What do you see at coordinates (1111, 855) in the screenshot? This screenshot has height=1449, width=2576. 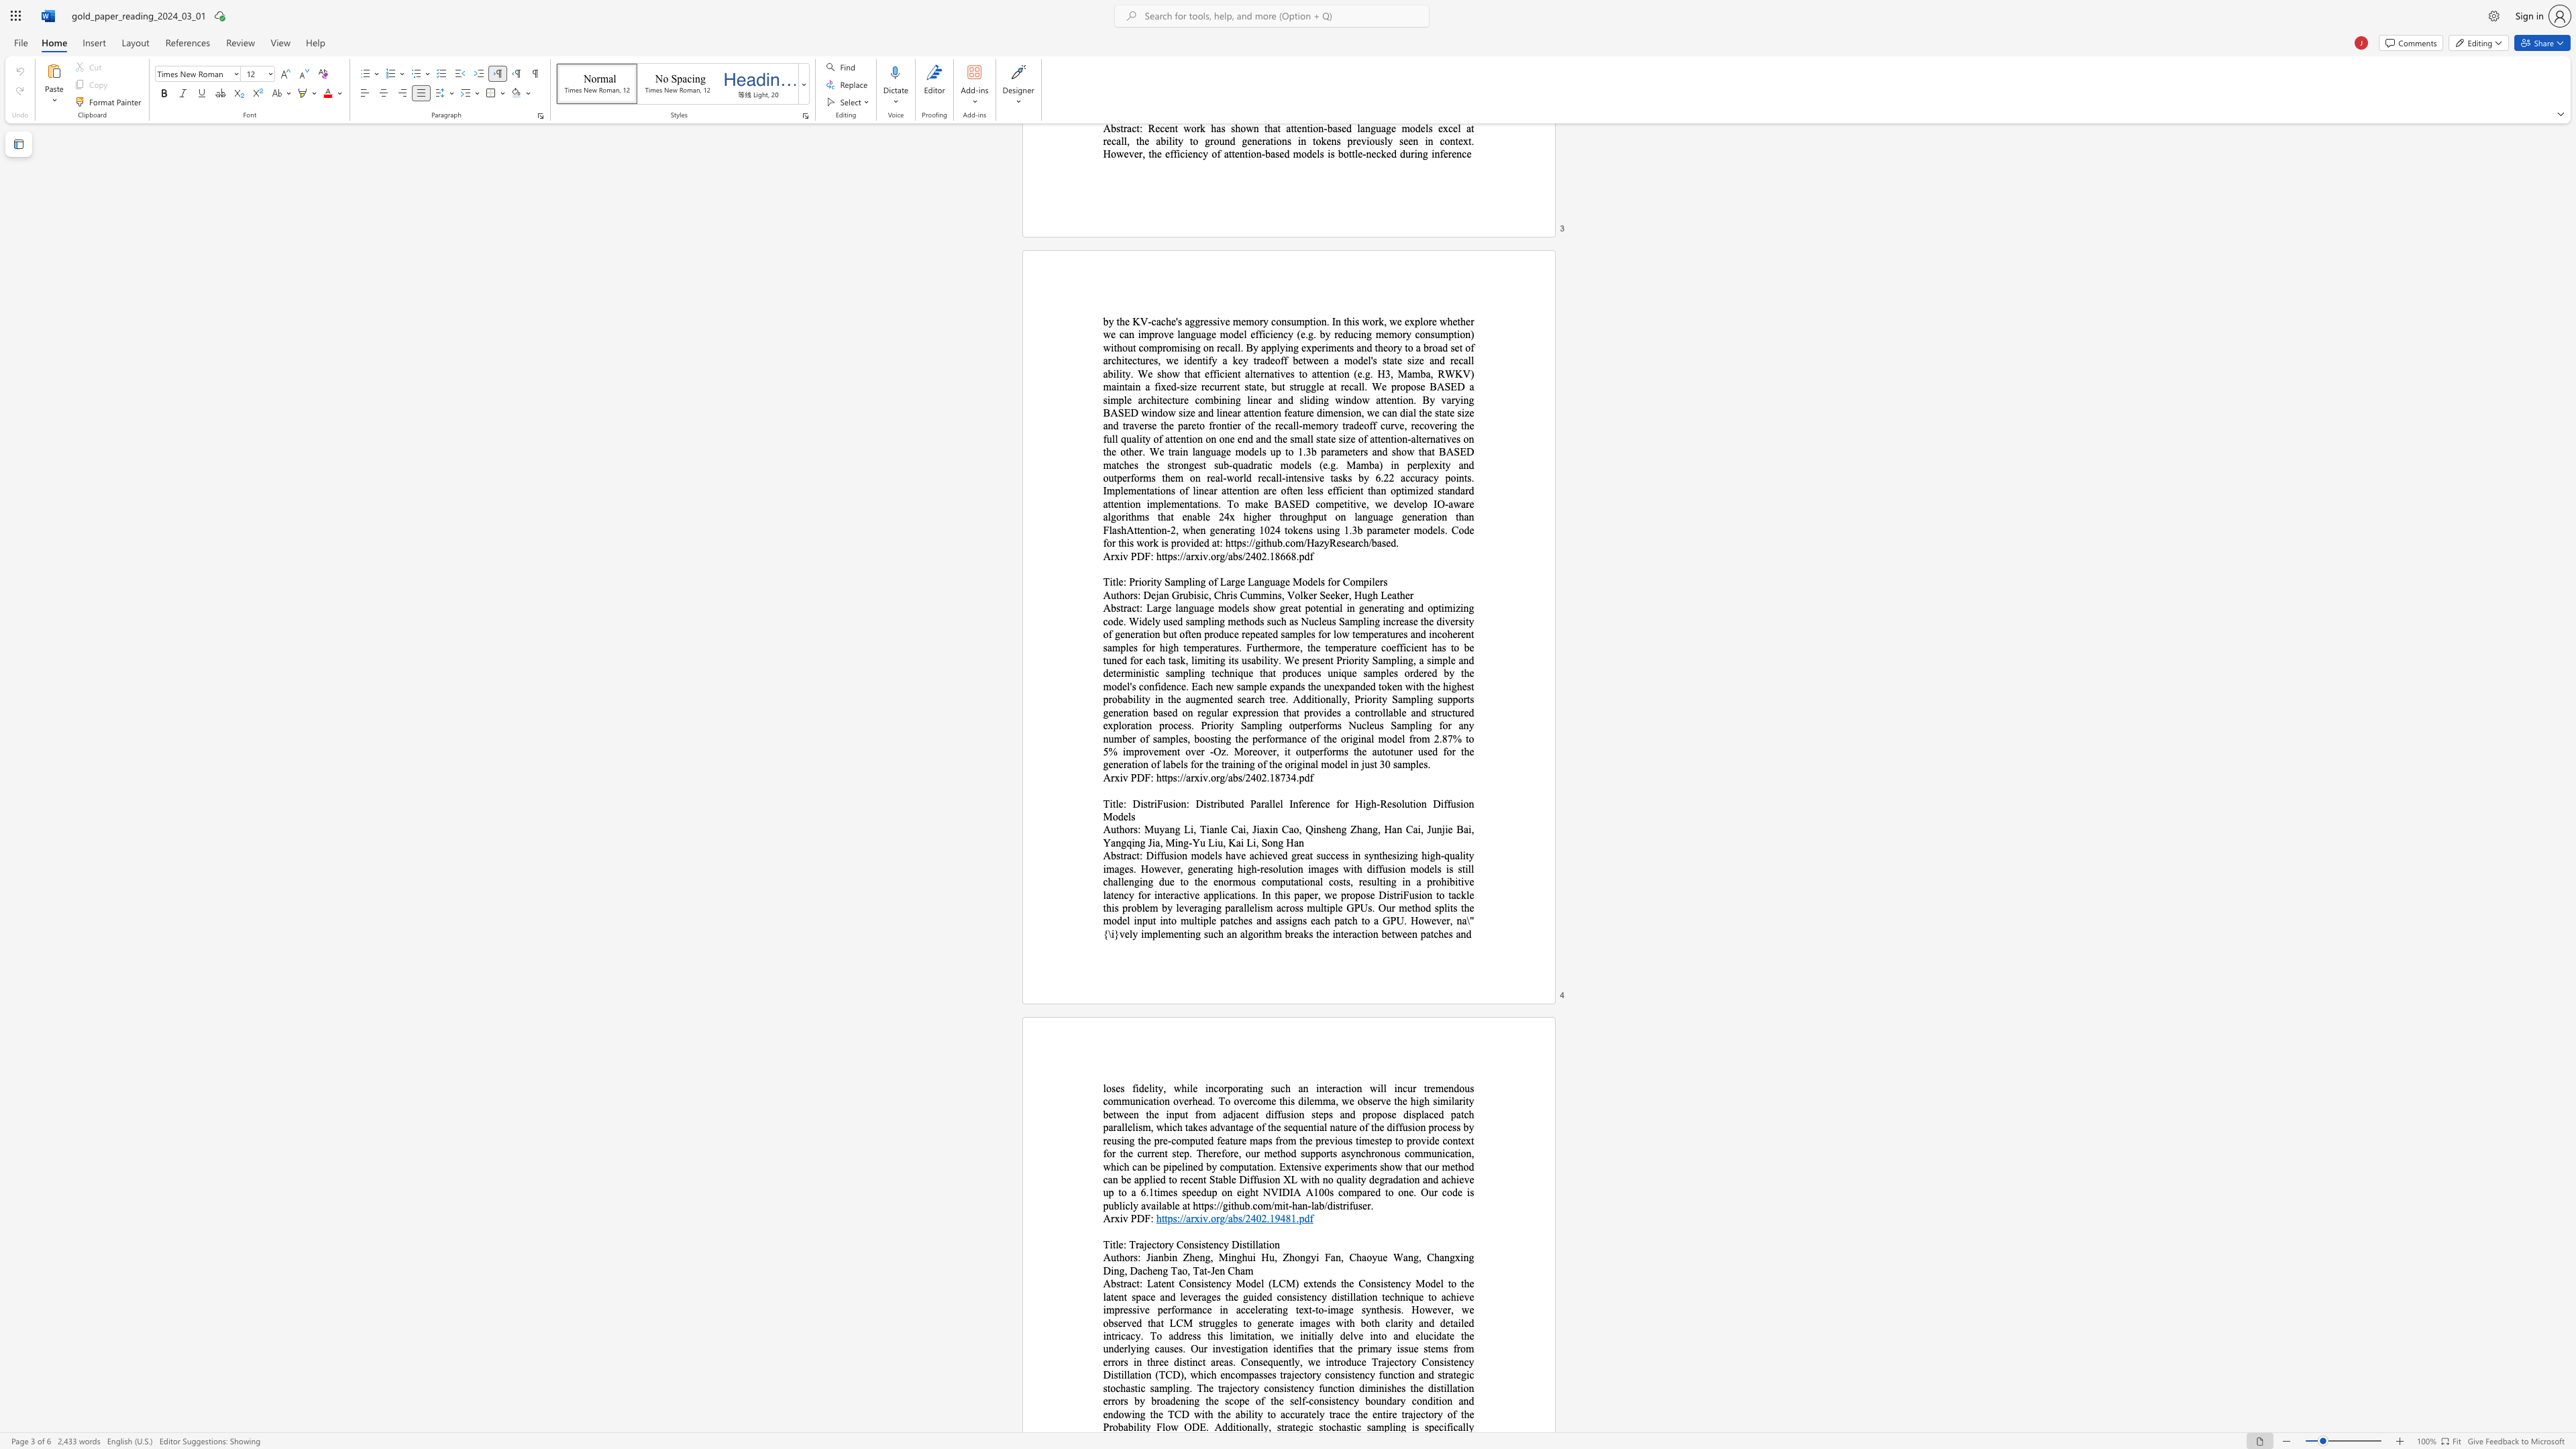 I see `the subset text "bstract:" within the text "Abstract:"` at bounding box center [1111, 855].